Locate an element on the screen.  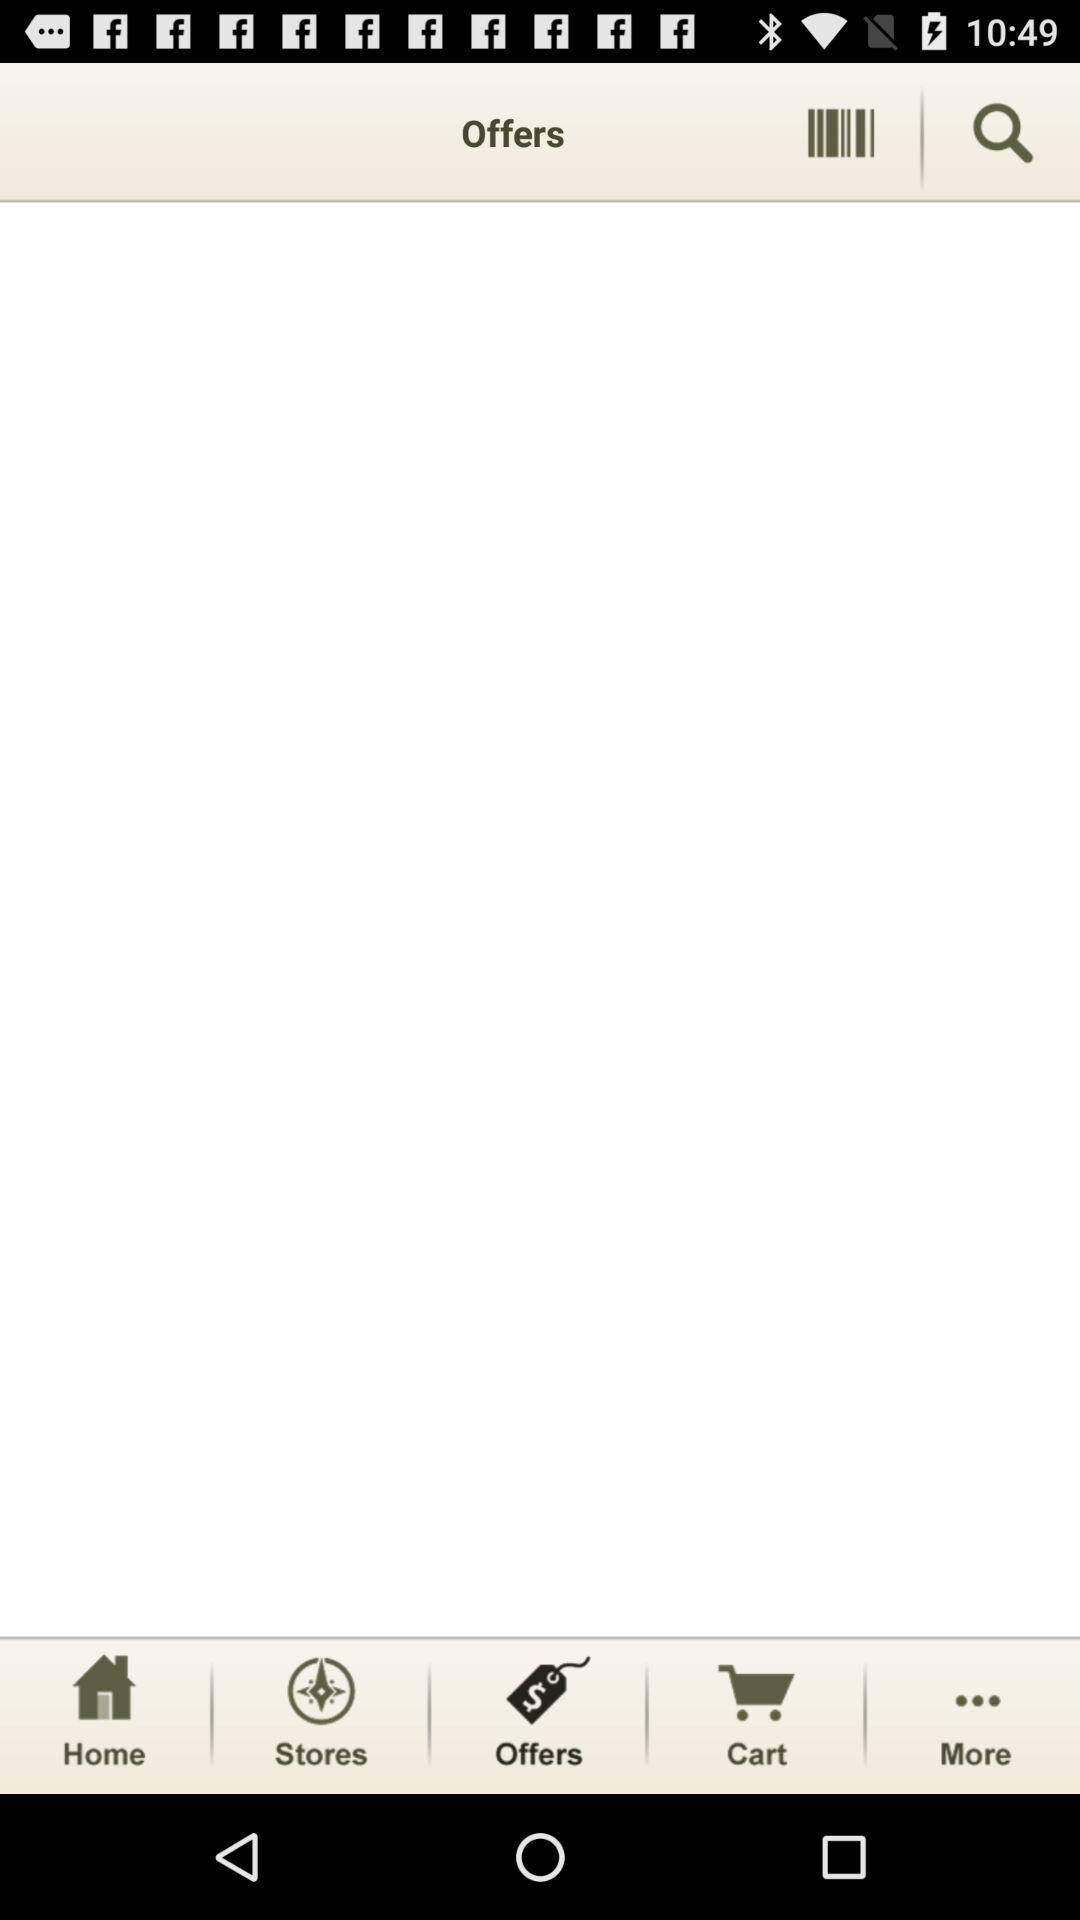
item to the right of the offers item is located at coordinates (840, 131).